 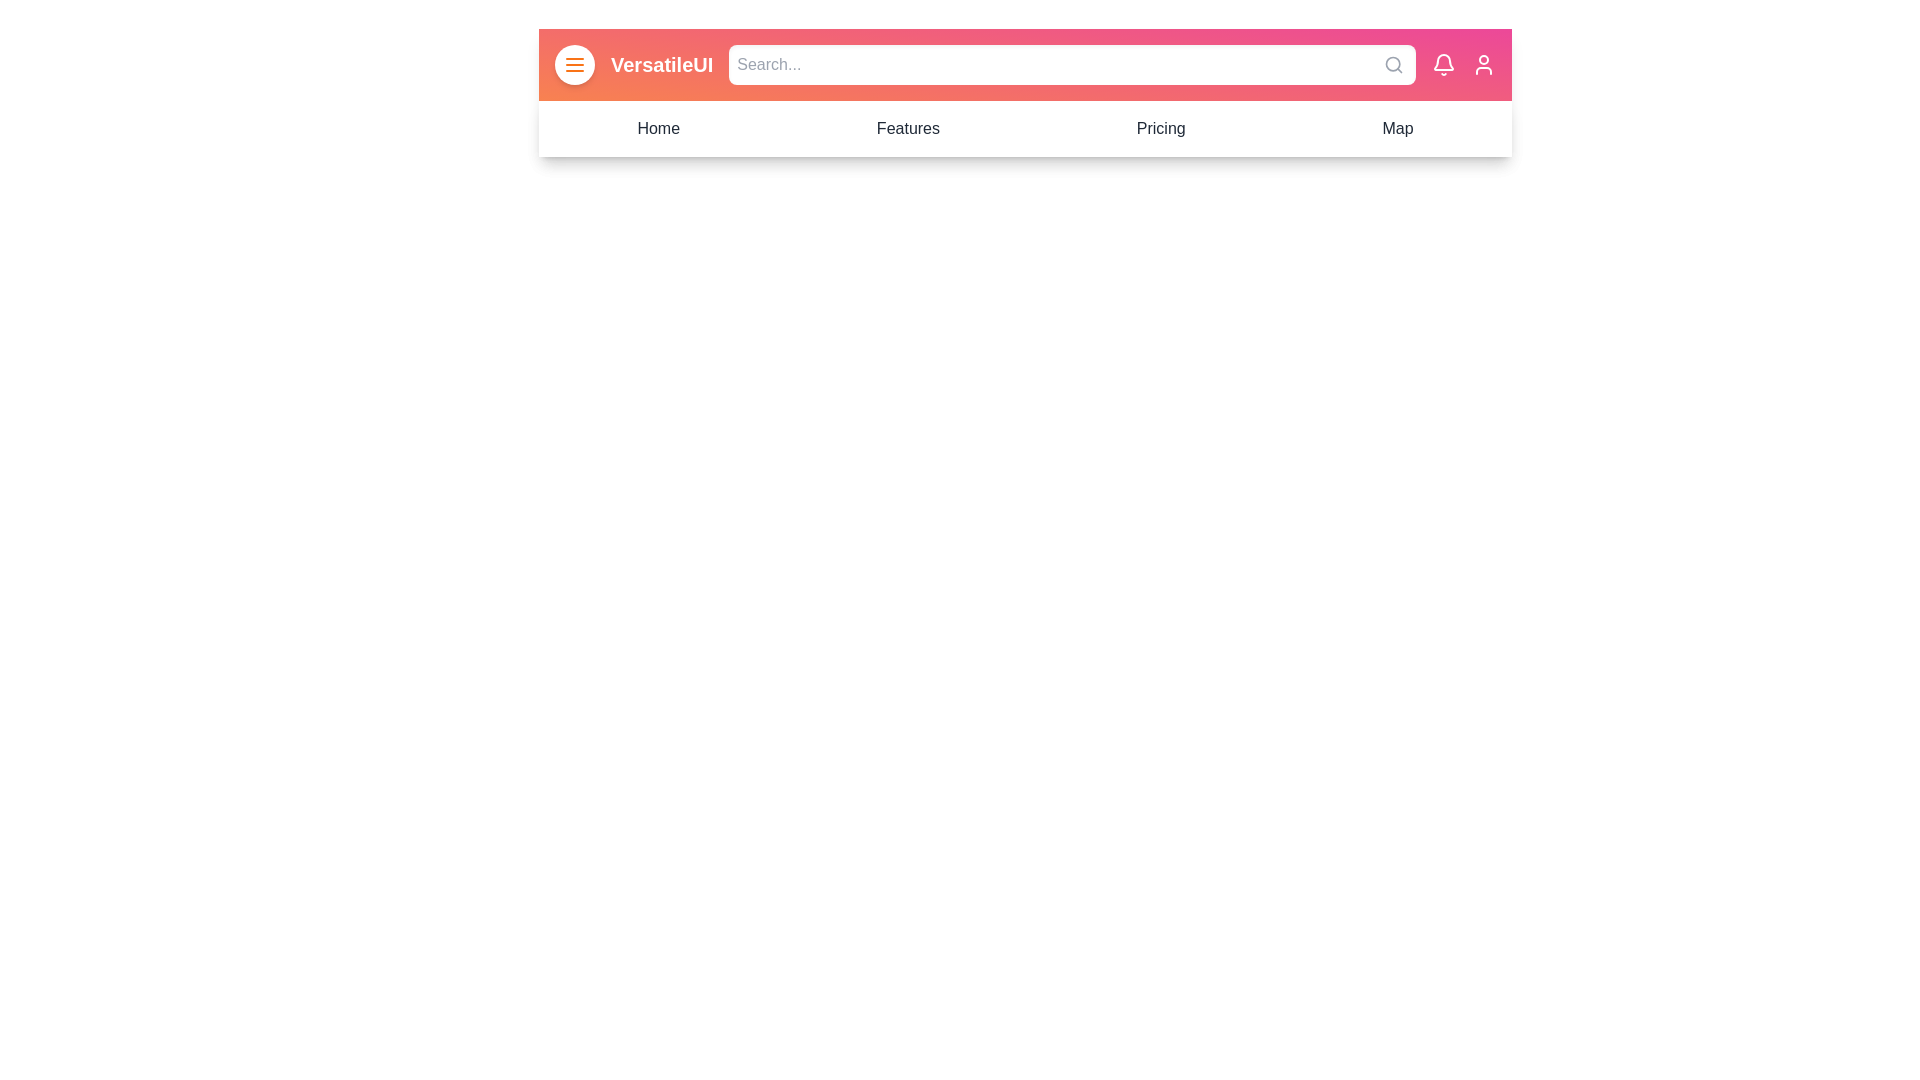 I want to click on the navigation menu item labeled 'Home' to navigate to the corresponding section, so click(x=658, y=128).